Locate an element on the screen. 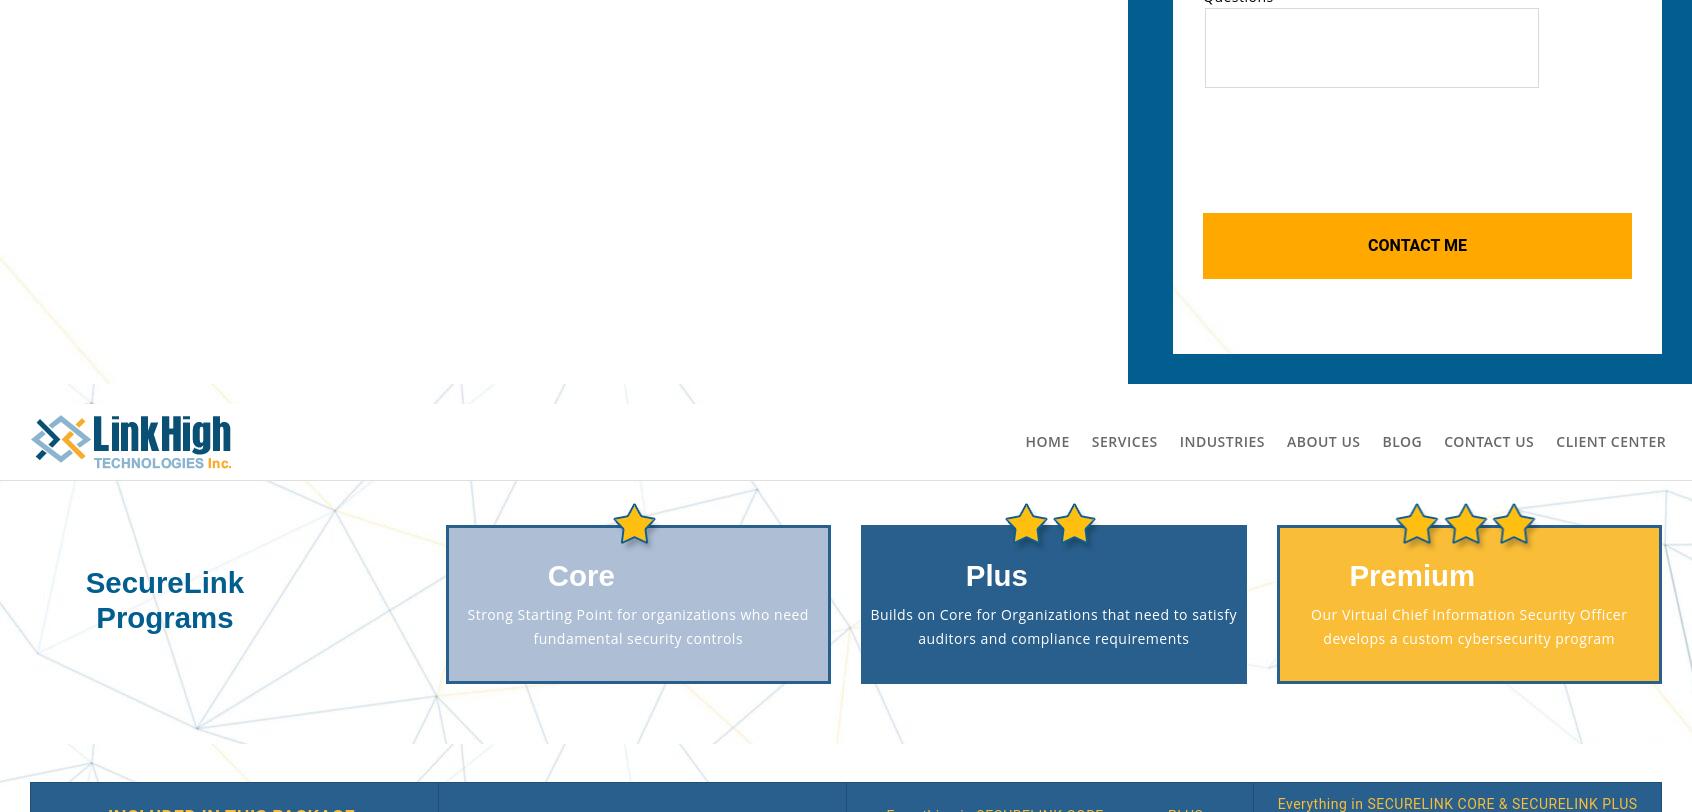  'THREAT MITIGATION' is located at coordinates (845, 325).